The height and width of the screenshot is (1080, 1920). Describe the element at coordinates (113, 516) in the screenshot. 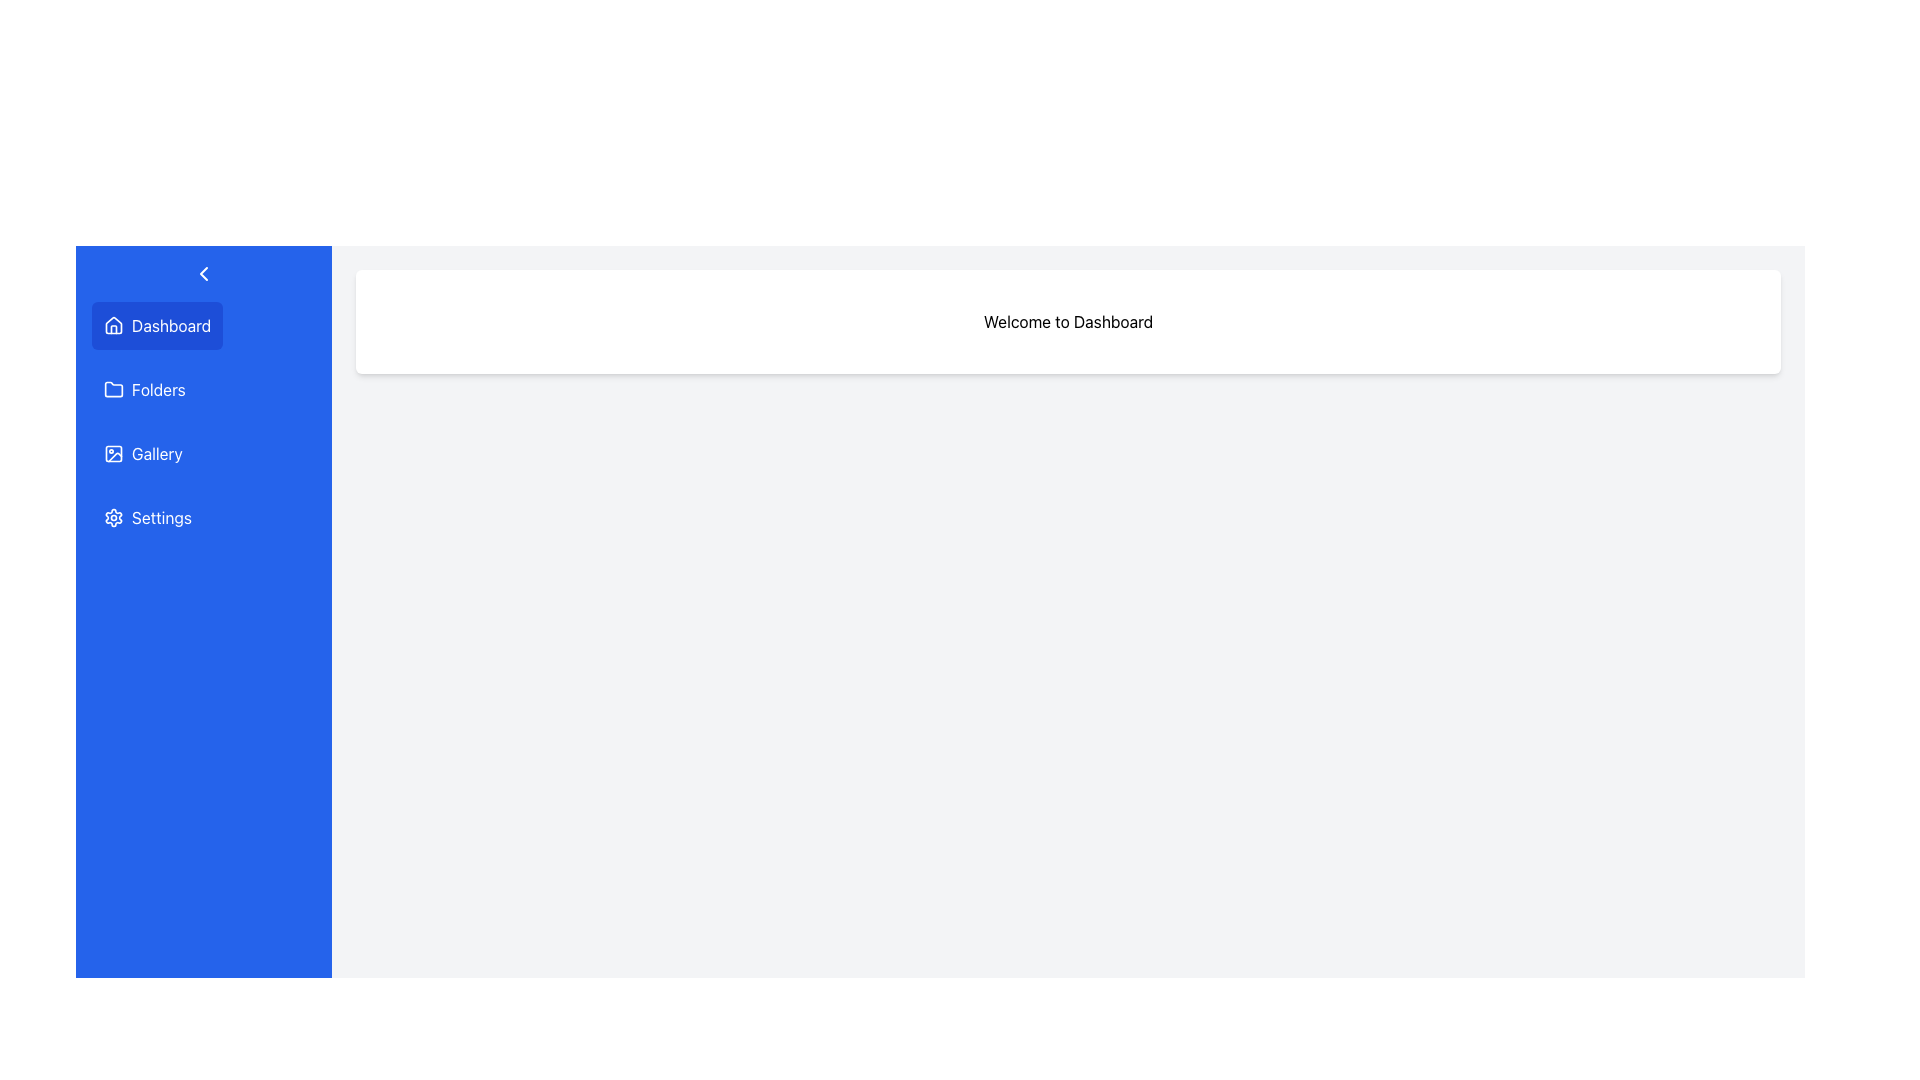

I see `the gear icon with a blue background and white outline located in the left side navigation bar` at that location.